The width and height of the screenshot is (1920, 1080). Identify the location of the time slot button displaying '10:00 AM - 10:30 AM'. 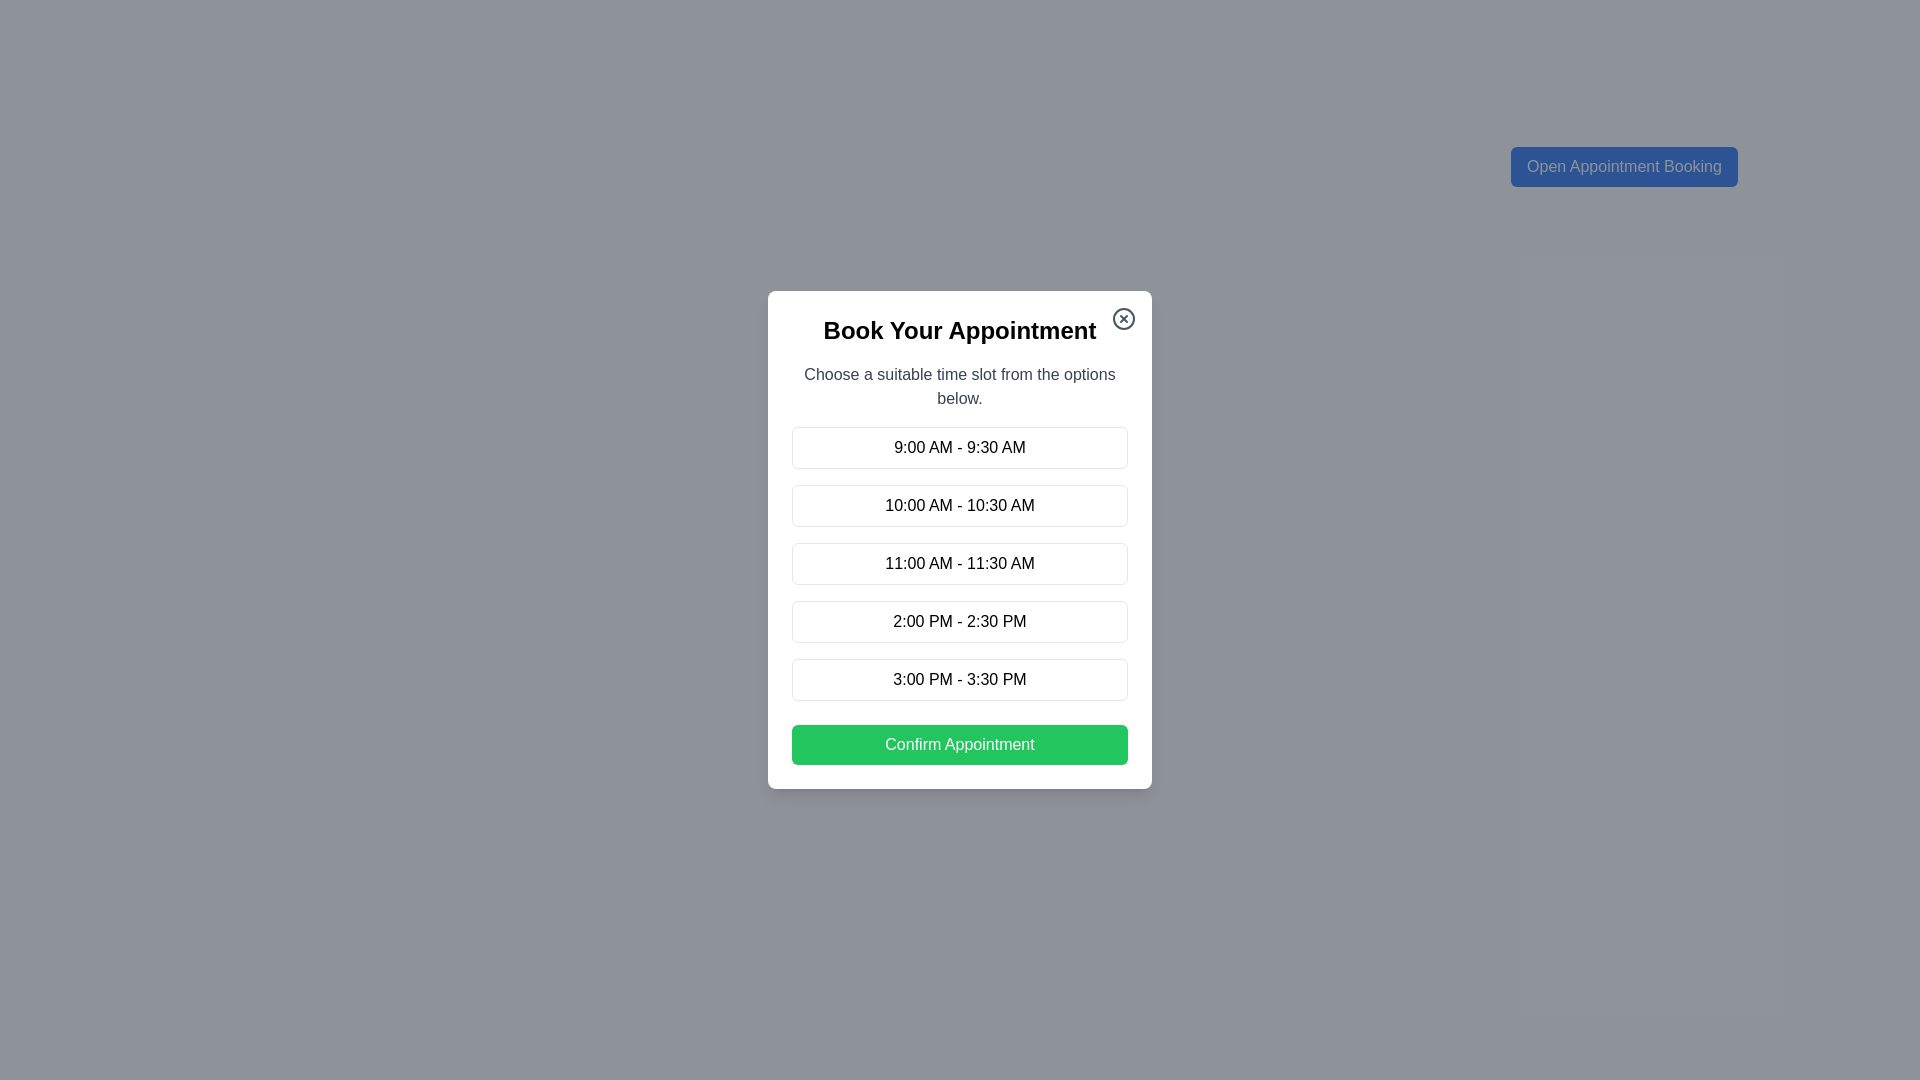
(960, 504).